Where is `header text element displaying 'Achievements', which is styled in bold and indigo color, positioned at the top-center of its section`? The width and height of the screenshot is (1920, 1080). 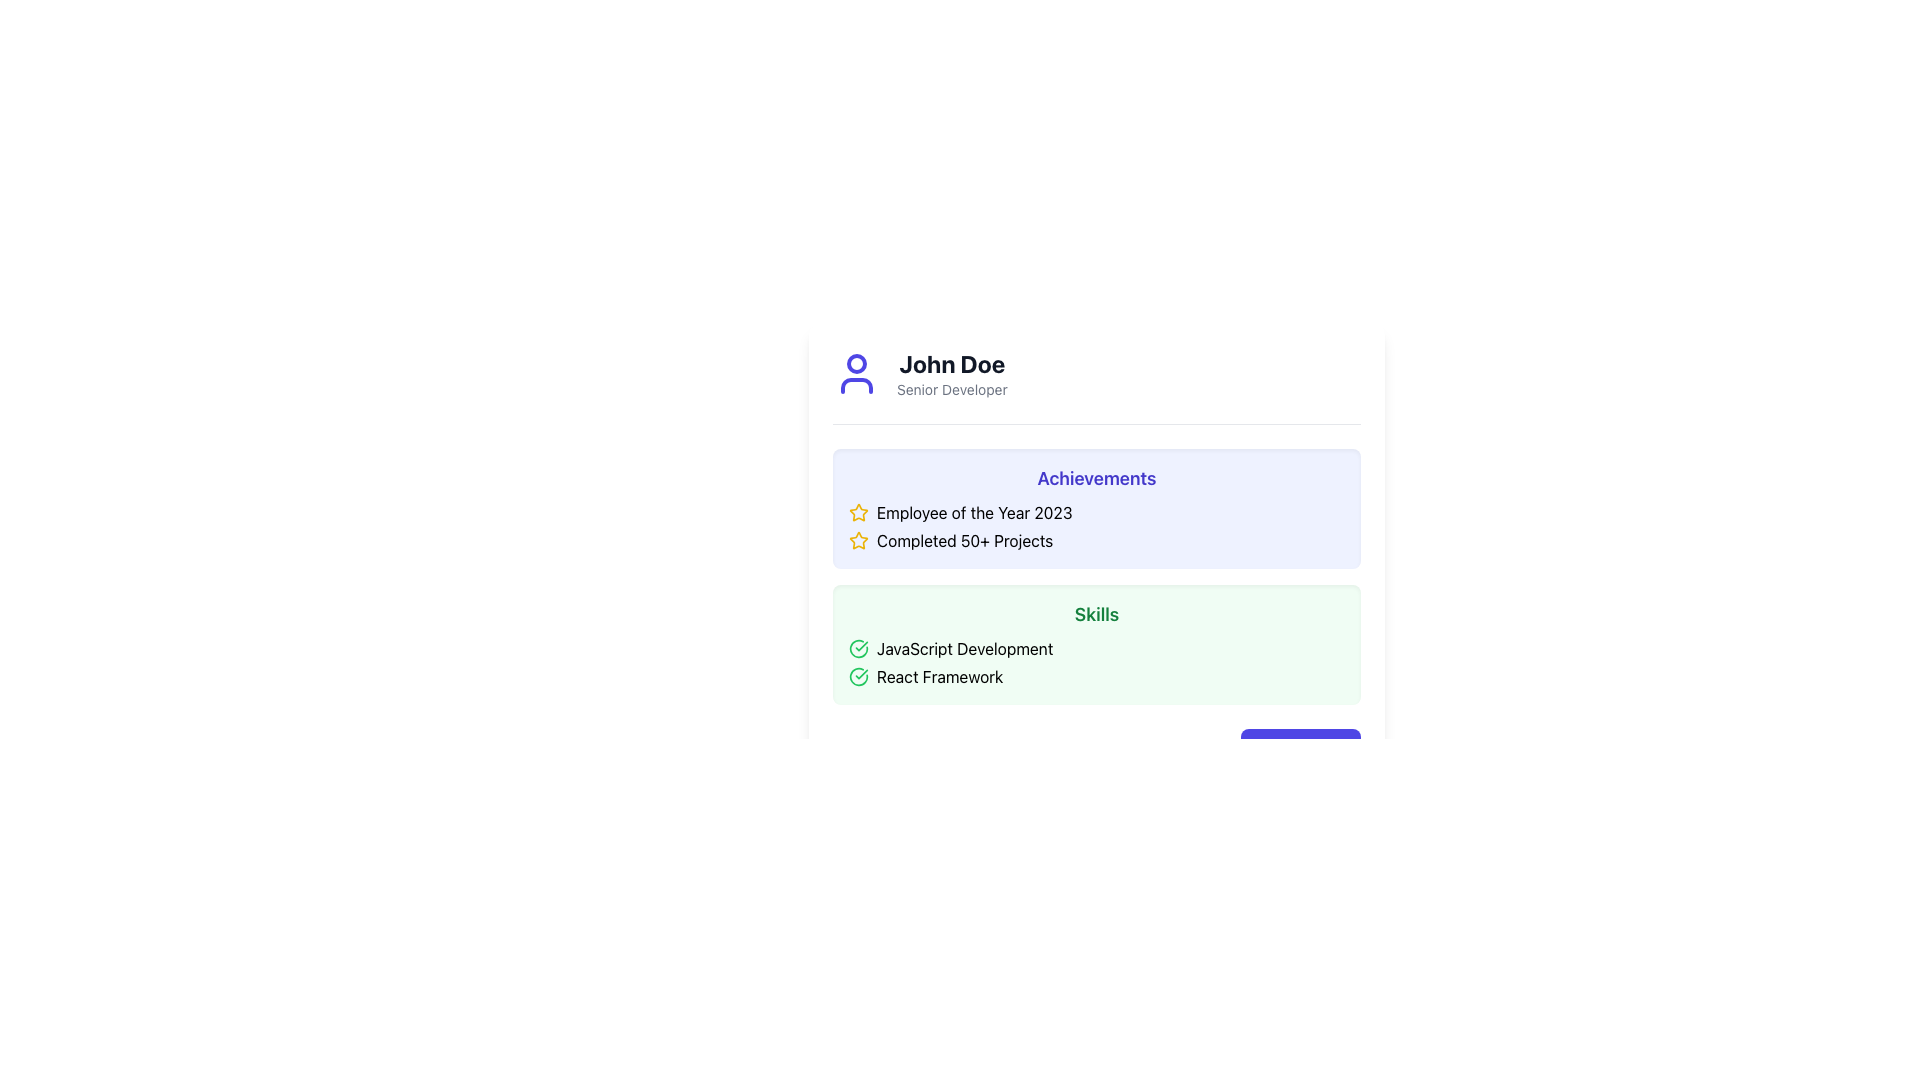
header text element displaying 'Achievements', which is styled in bold and indigo color, positioned at the top-center of its section is located at coordinates (1096, 478).